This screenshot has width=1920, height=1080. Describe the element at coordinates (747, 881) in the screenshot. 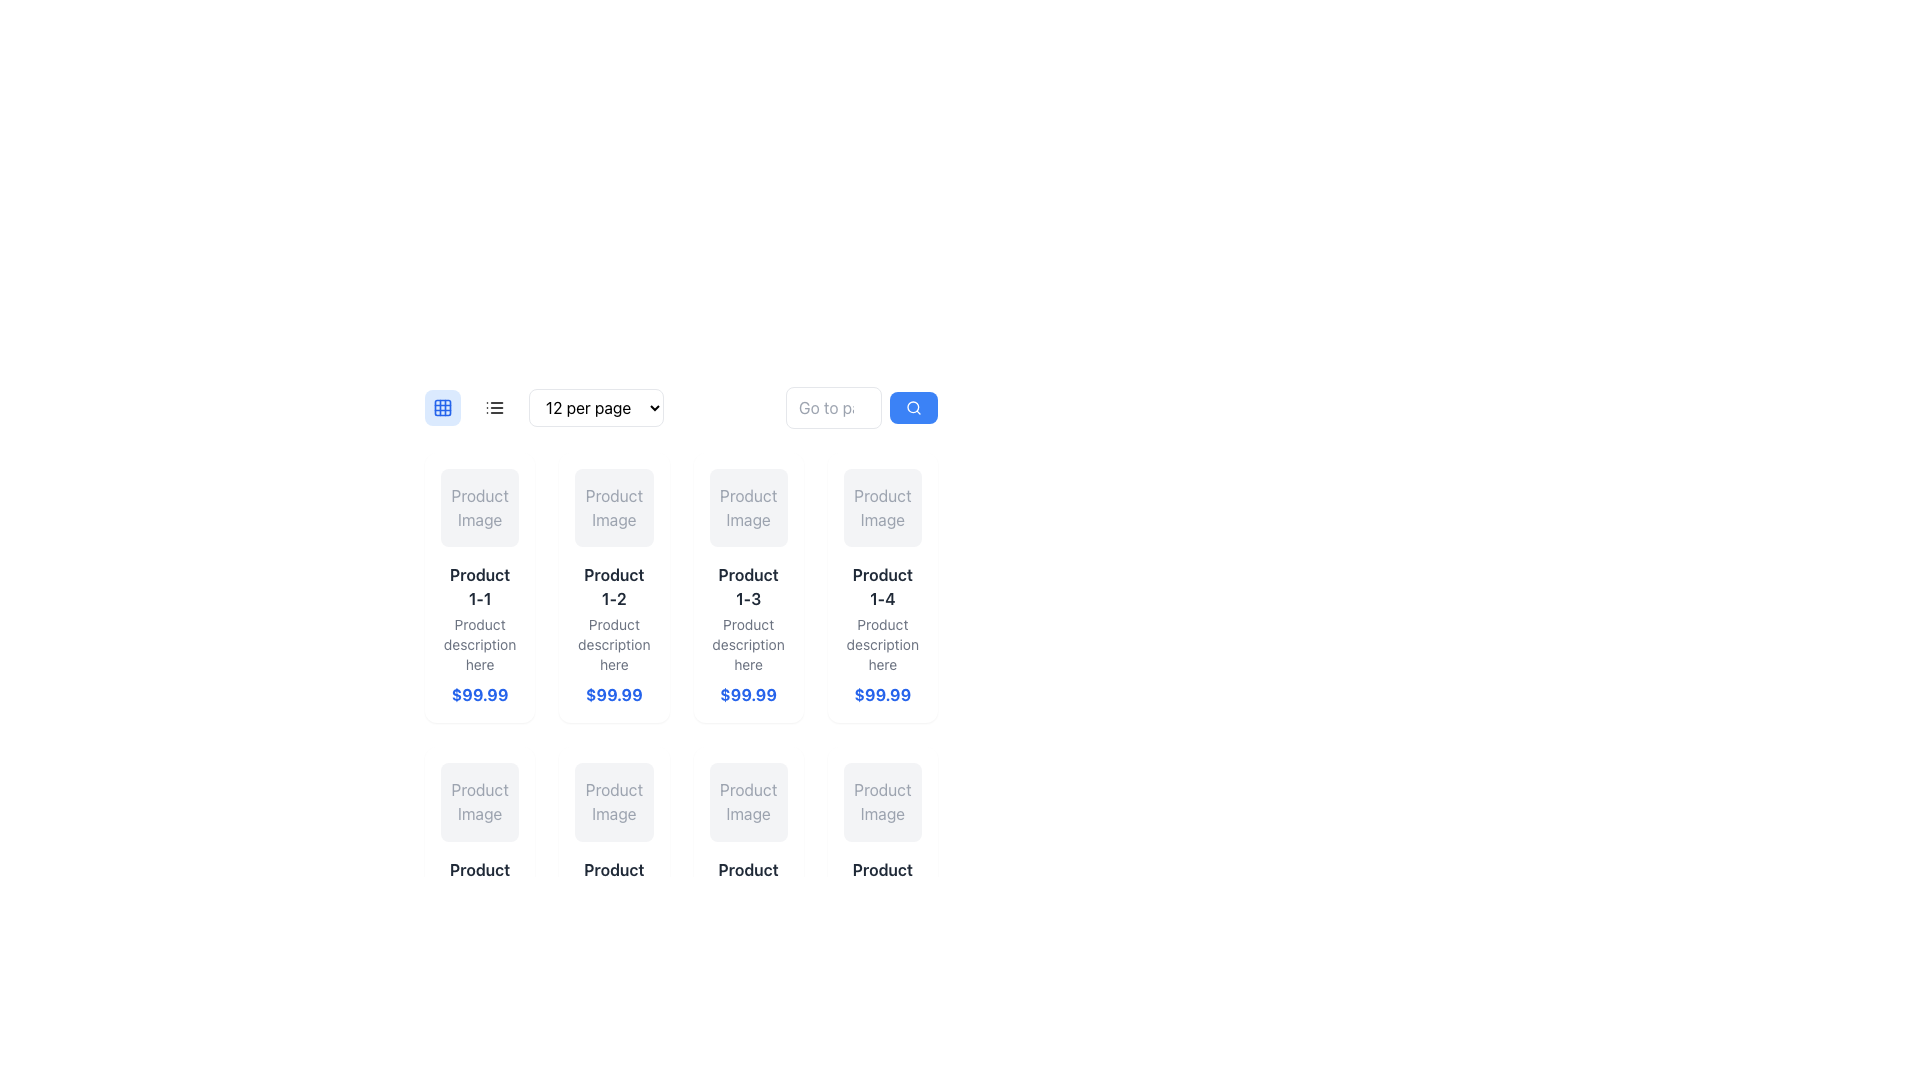

I see `the Clickable card displaying product preview information, located as the second item in the second row of a 4-column grid layout` at that location.